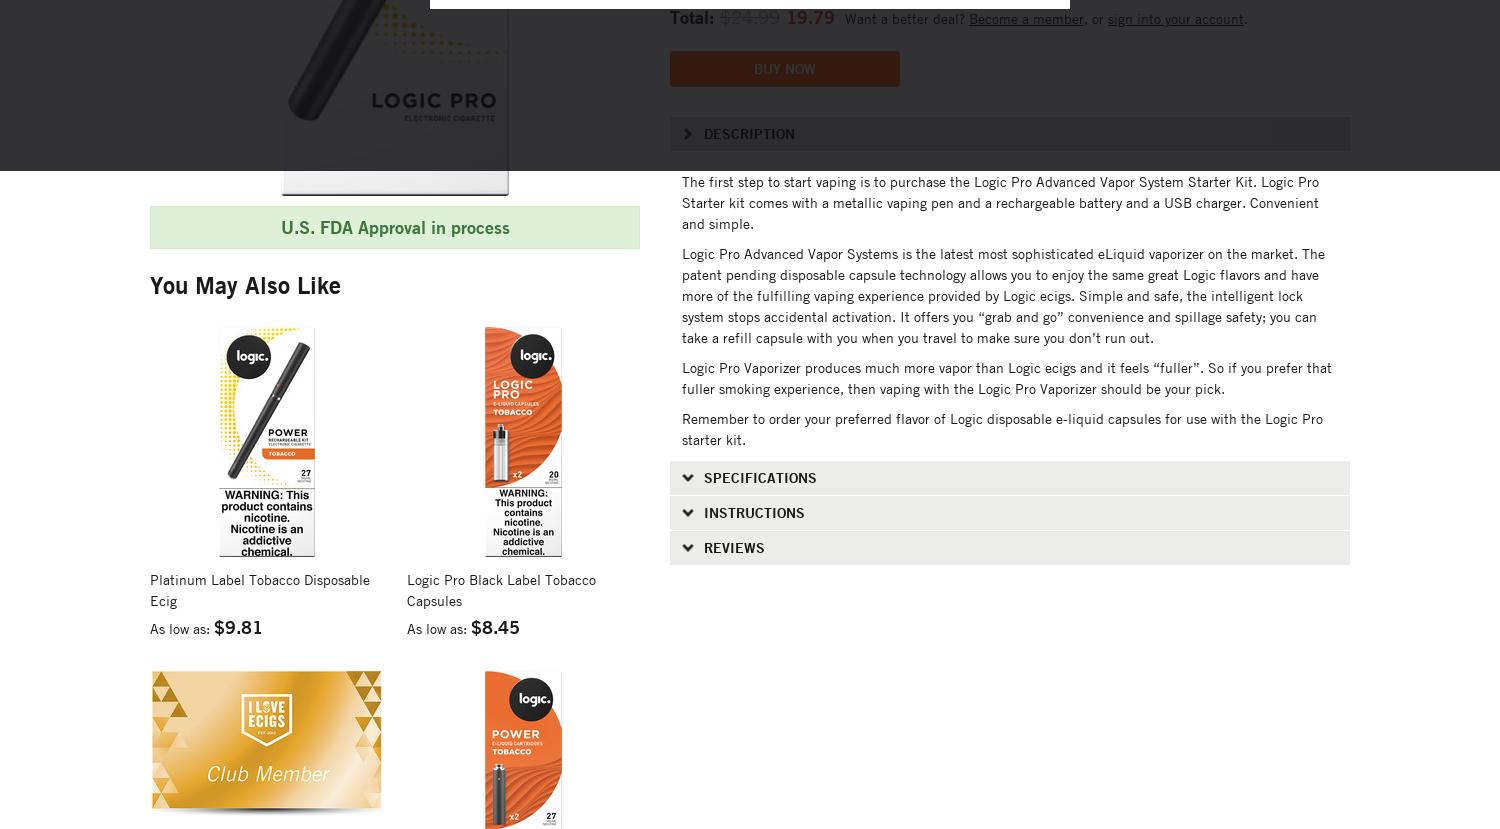 The width and height of the screenshot is (1500, 829). I want to click on 'Want a better deal?', so click(843, 17).